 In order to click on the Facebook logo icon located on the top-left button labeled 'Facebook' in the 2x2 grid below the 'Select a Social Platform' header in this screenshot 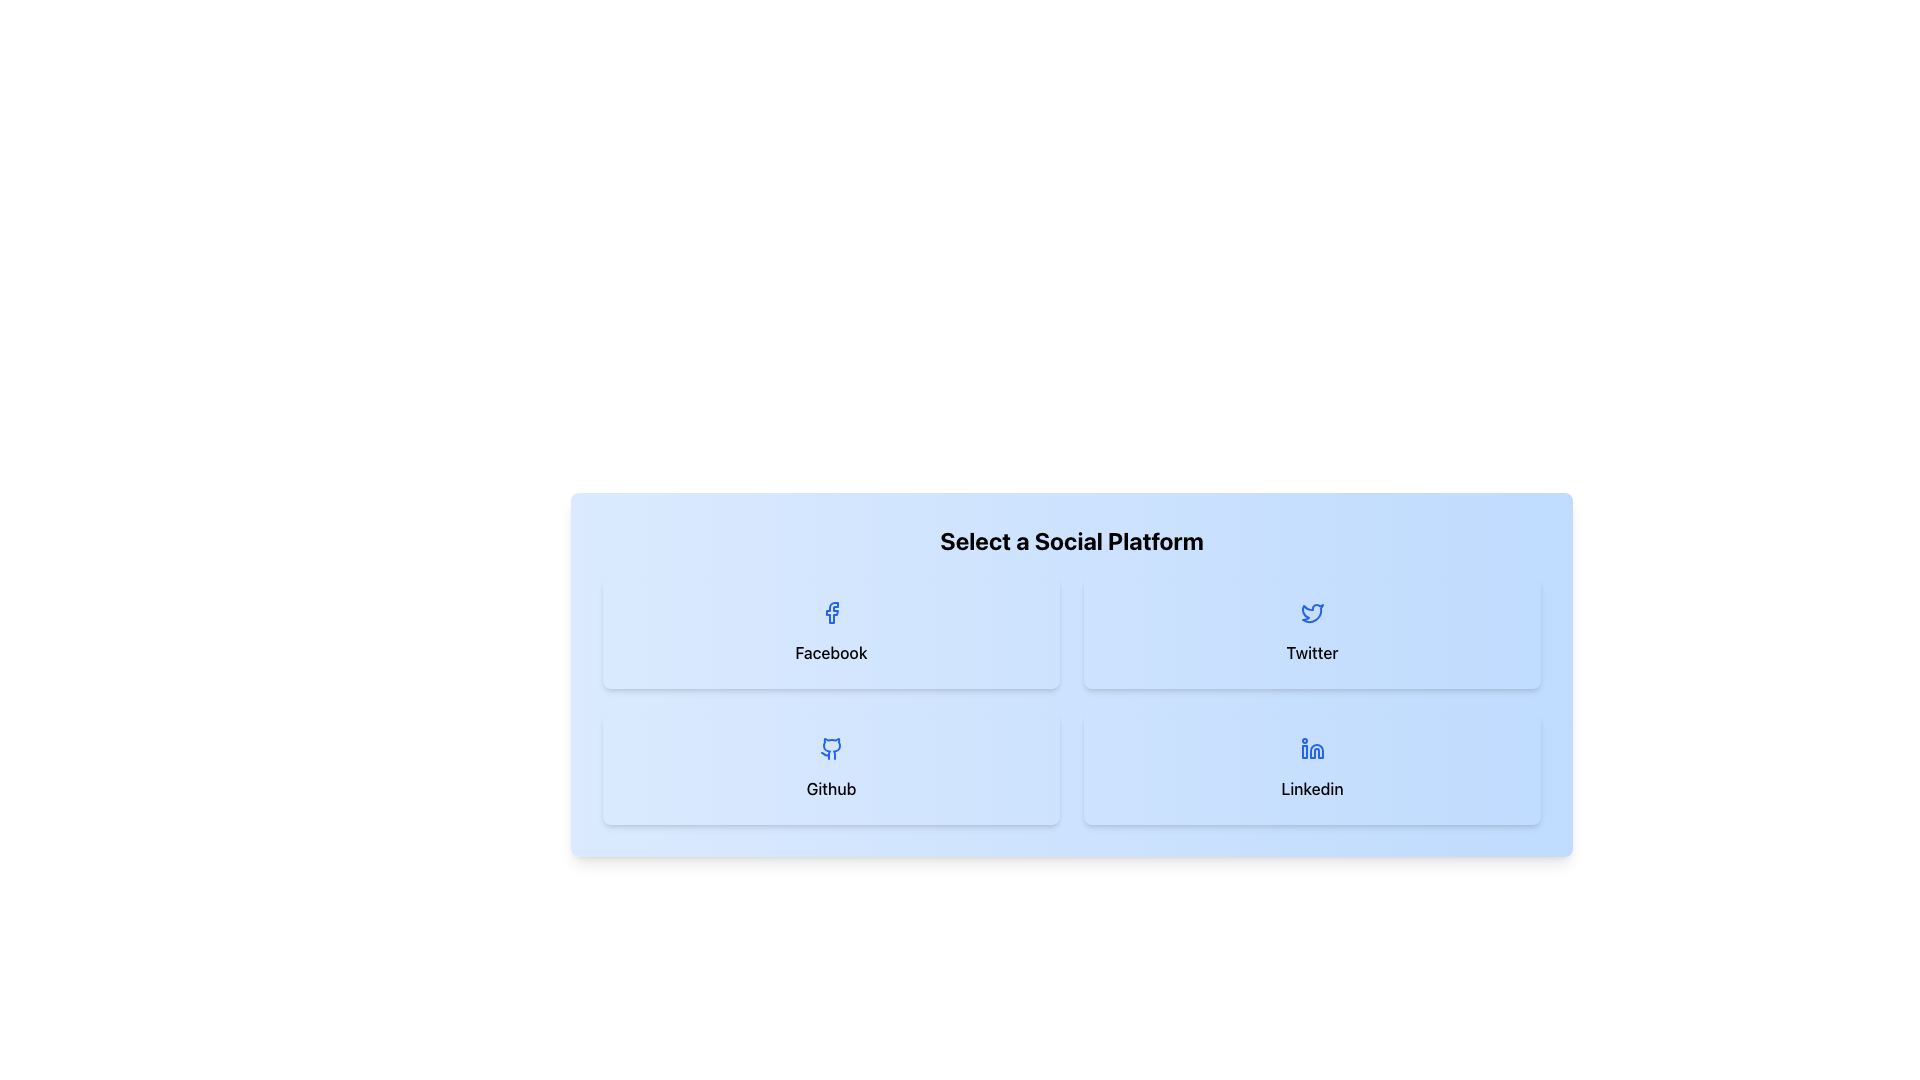, I will do `click(831, 612)`.